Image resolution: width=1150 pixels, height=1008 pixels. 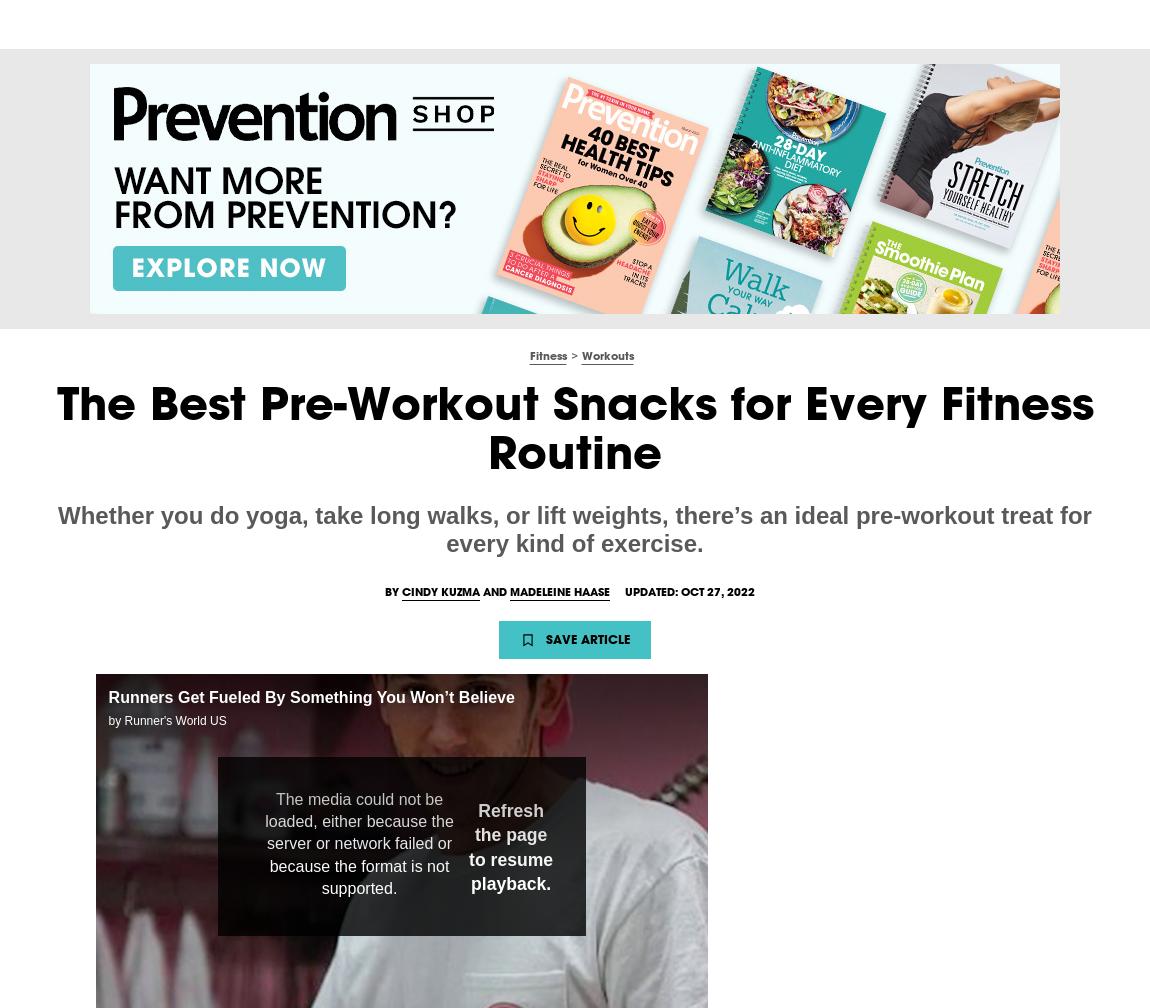 I want to click on 'Beauty', so click(x=346, y=23).